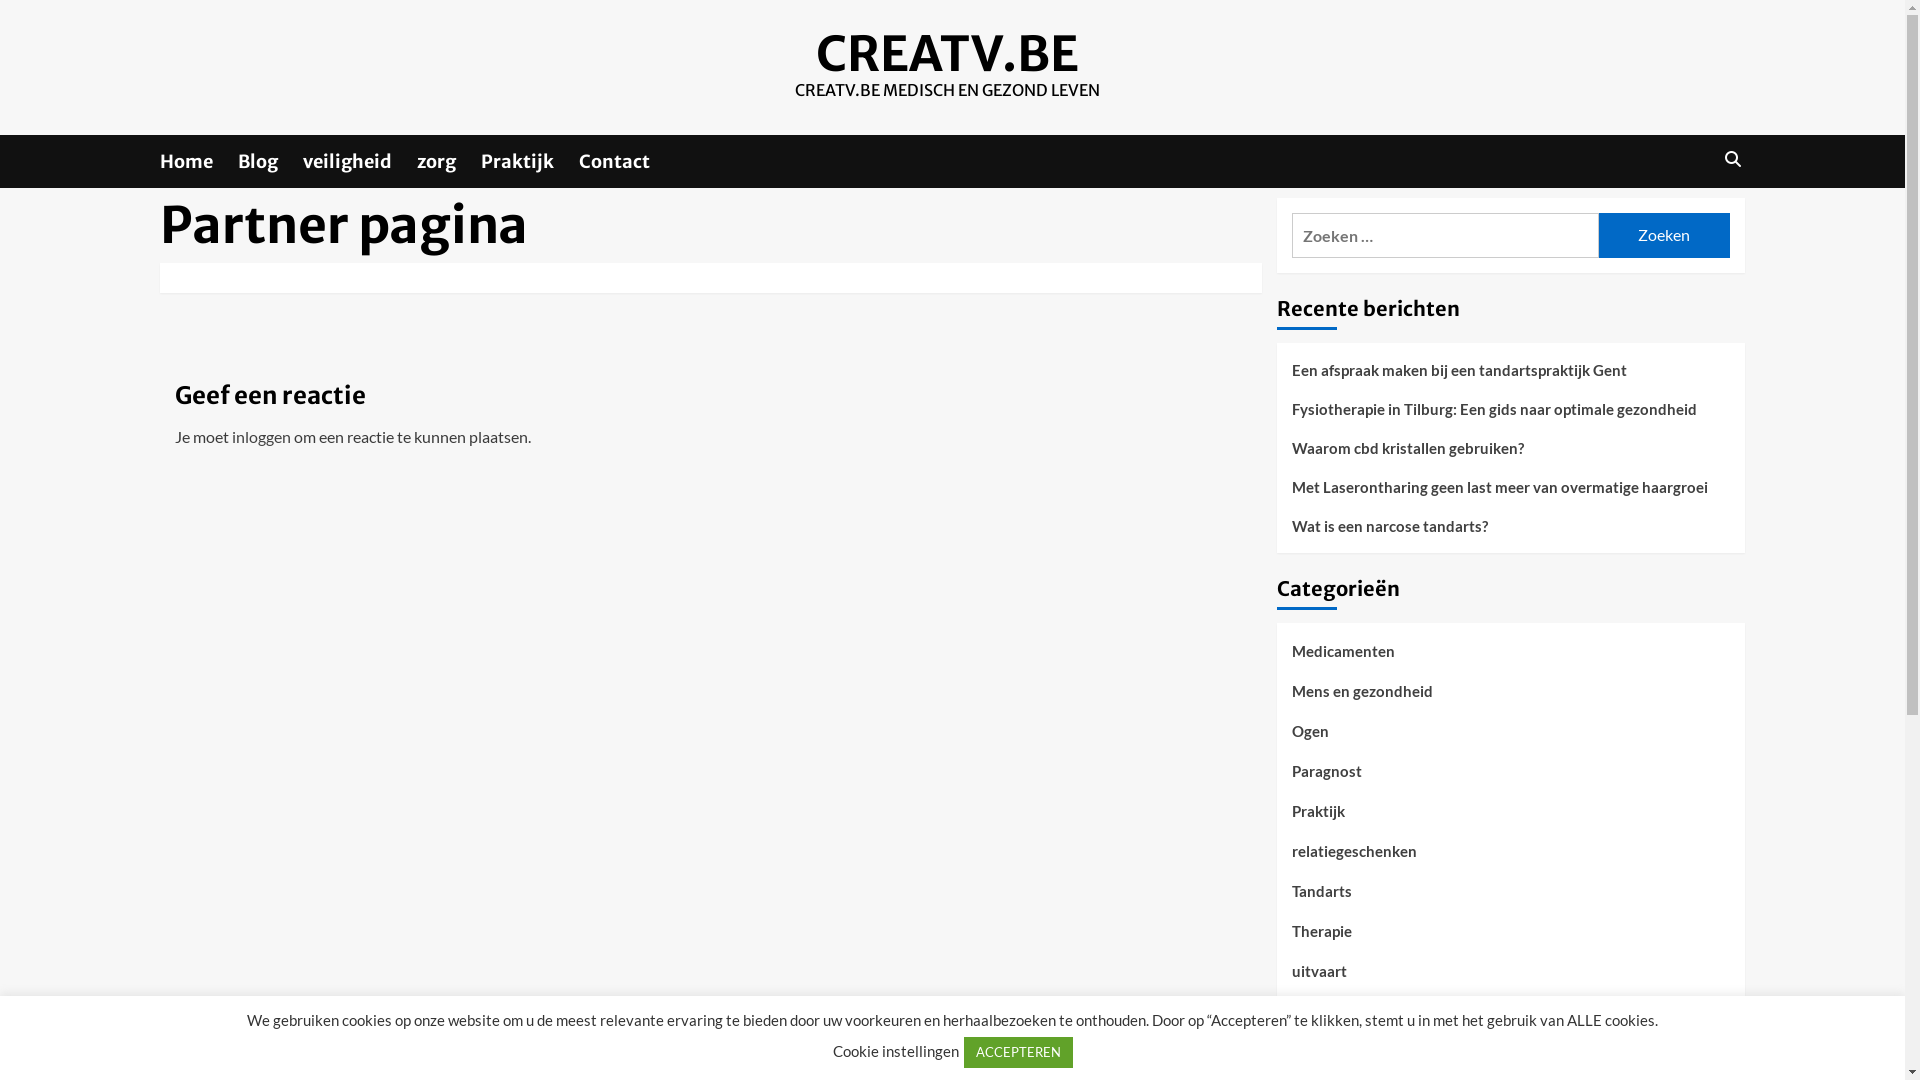 The height and width of the screenshot is (1080, 1920). I want to click on 'veiligheid', so click(360, 160).